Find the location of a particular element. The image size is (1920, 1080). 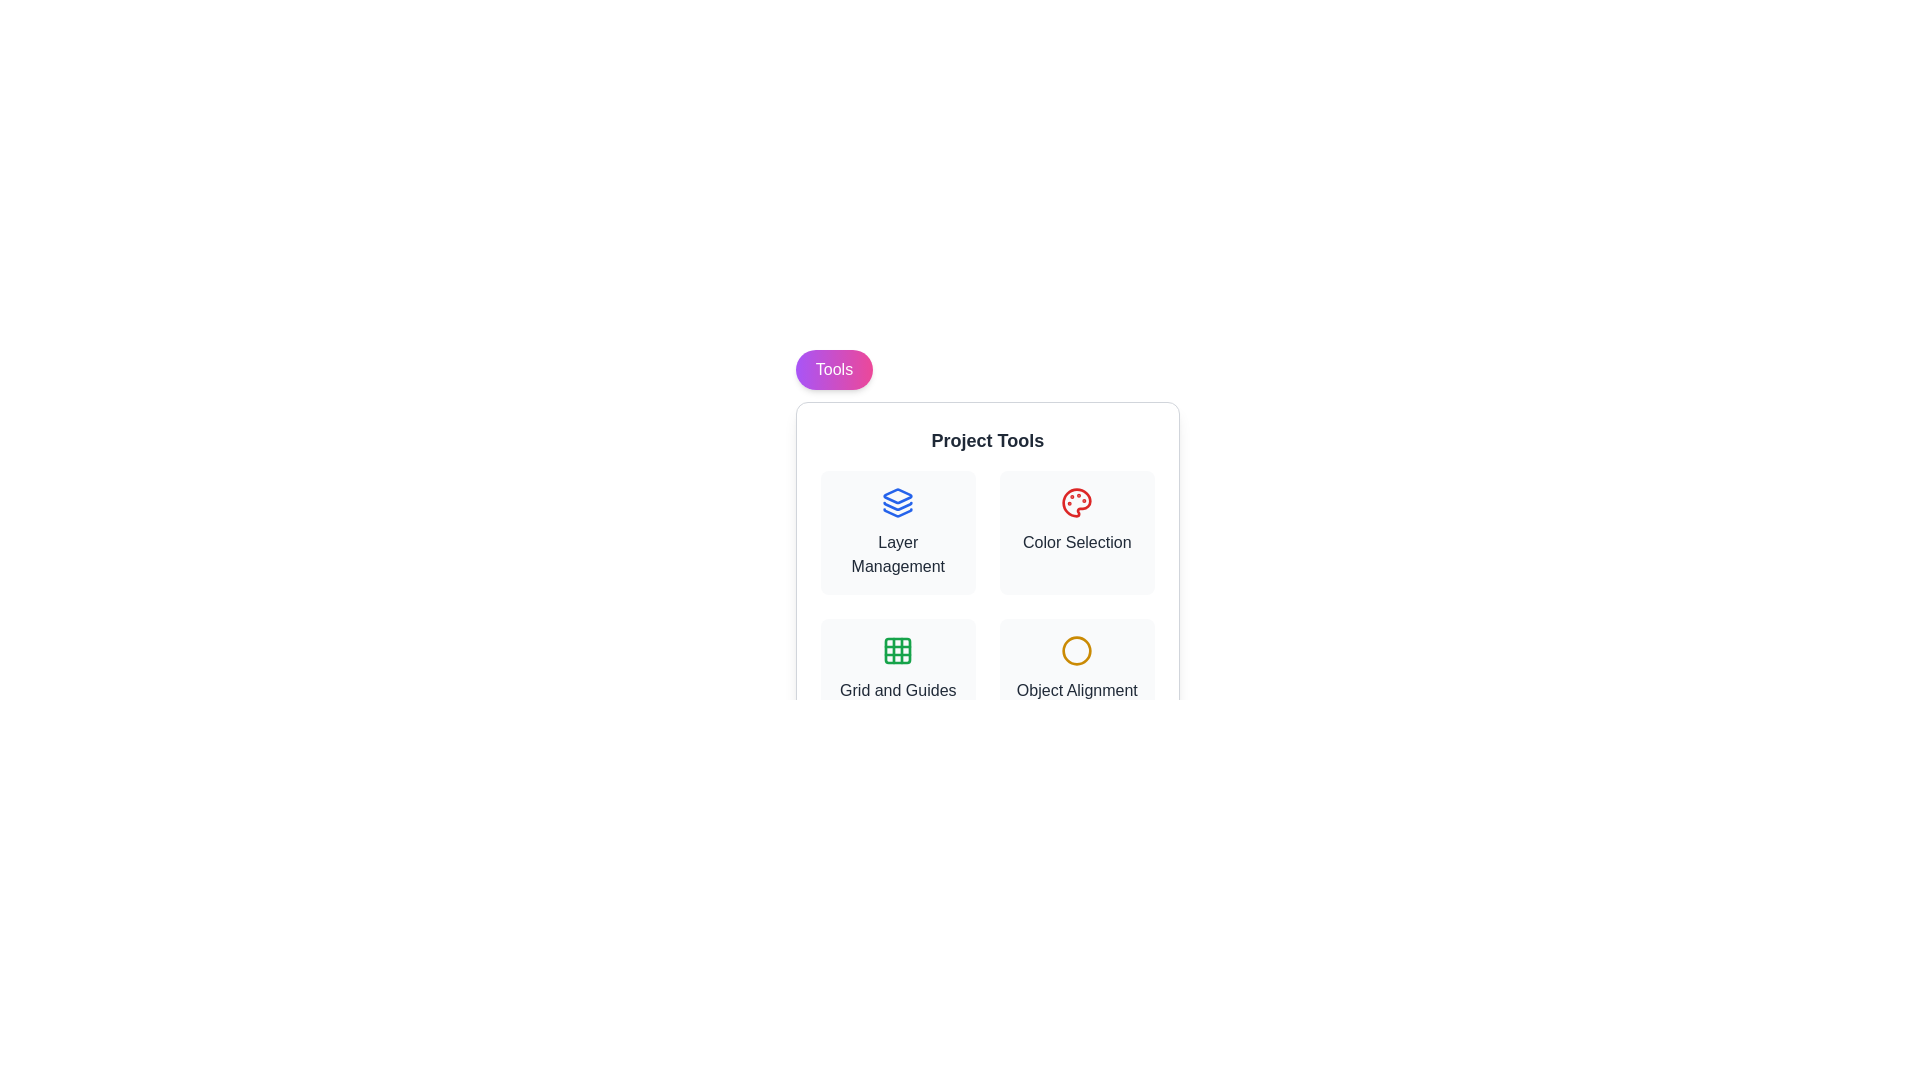

the prominent header text label styled in bold and grayish-black that displays 'Project Tools' is located at coordinates (987, 439).